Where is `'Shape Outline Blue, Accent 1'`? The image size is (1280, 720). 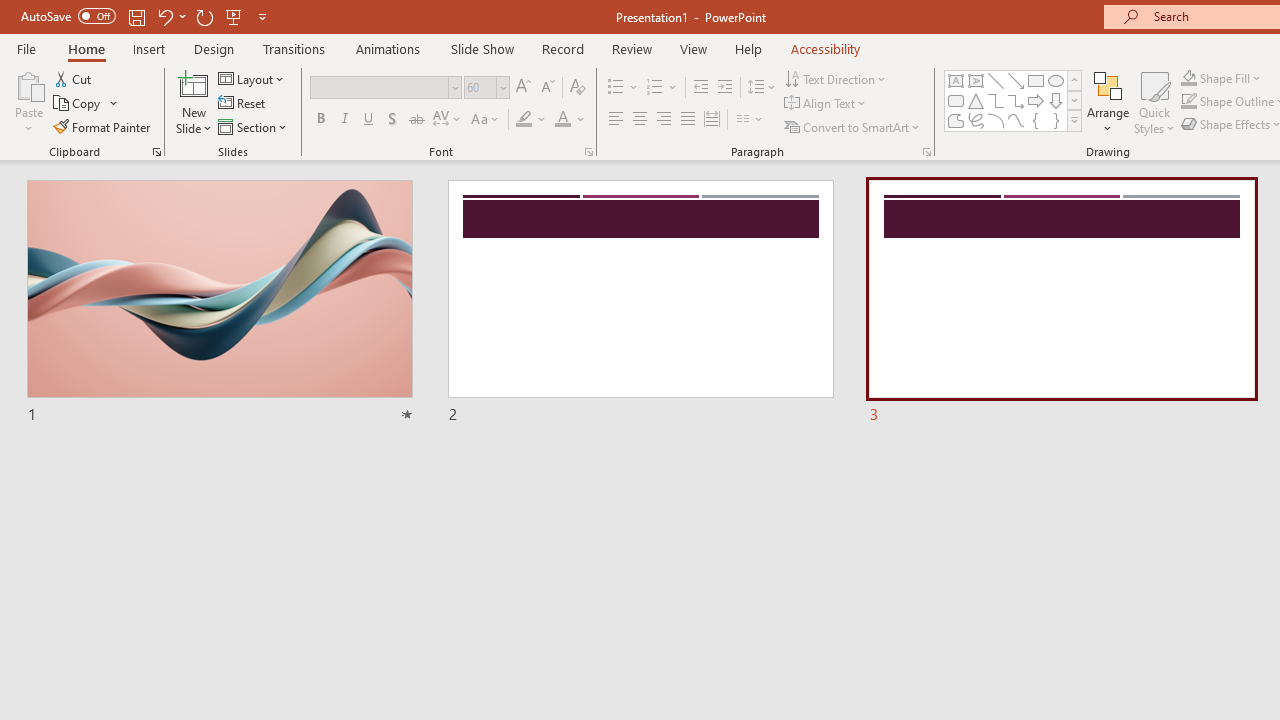 'Shape Outline Blue, Accent 1' is located at coordinates (1189, 101).